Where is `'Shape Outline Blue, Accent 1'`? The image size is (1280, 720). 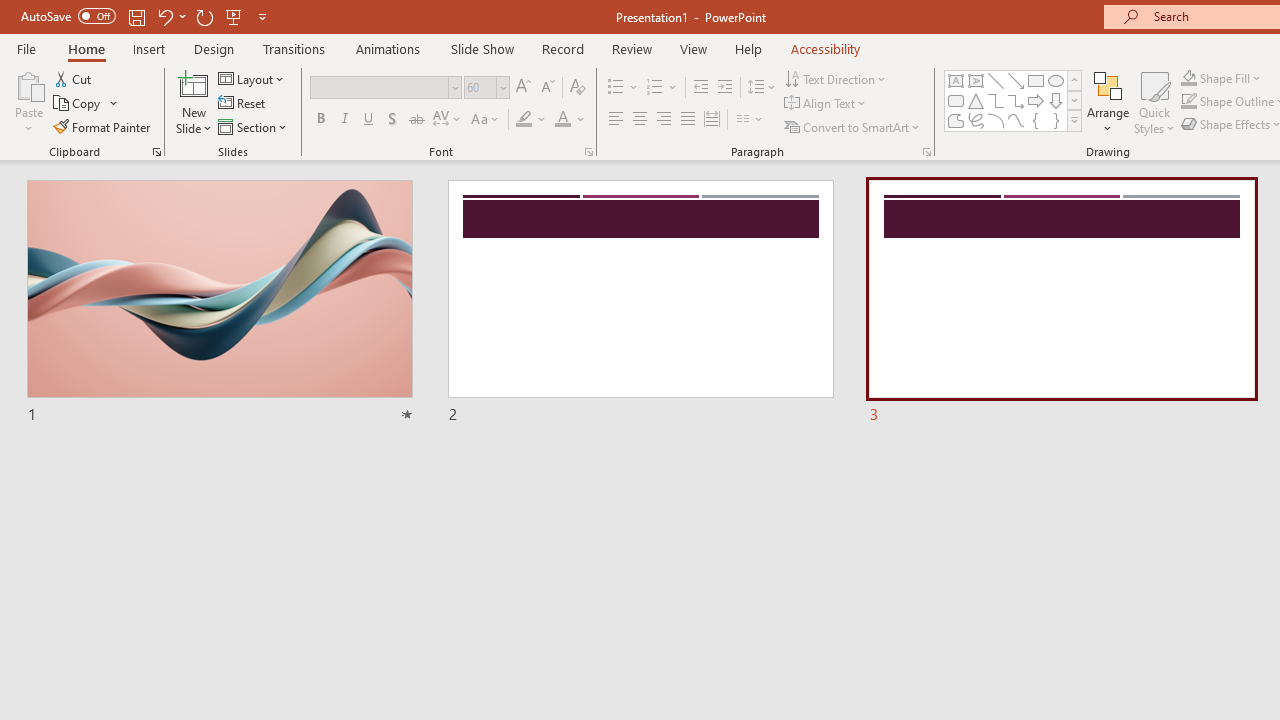 'Shape Outline Blue, Accent 1' is located at coordinates (1189, 101).